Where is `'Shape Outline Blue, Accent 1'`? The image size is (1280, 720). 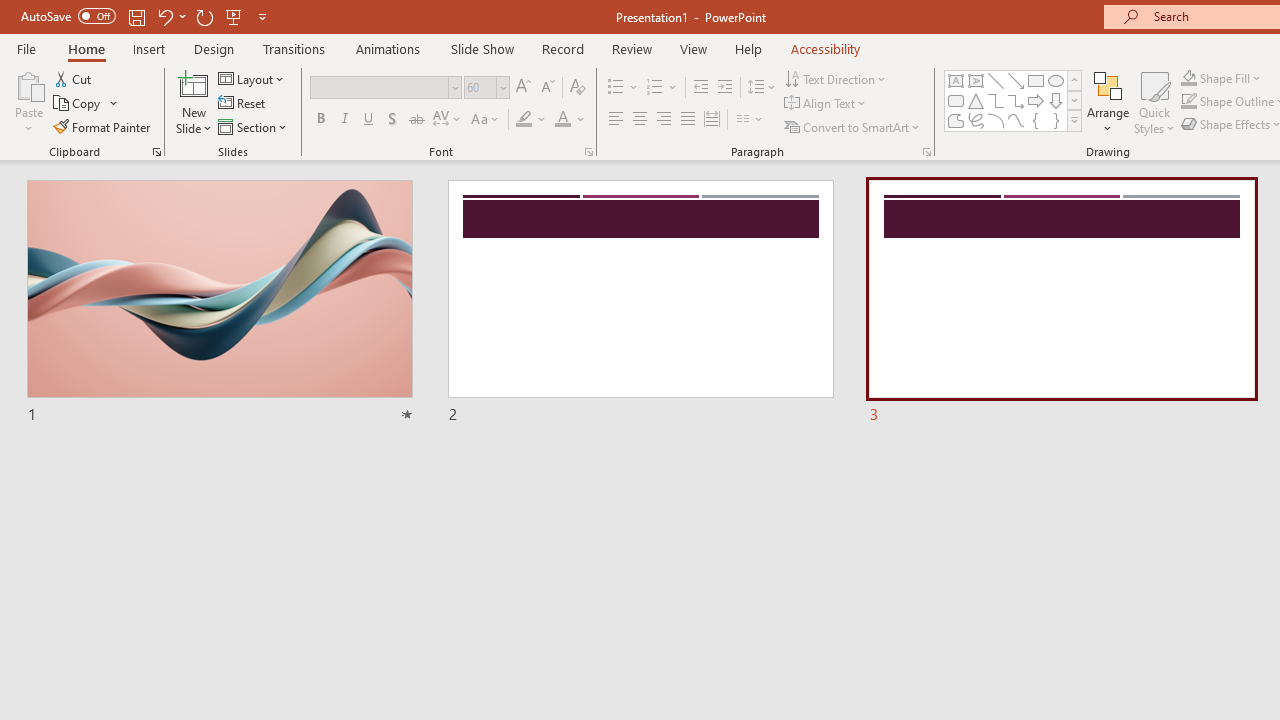 'Shape Outline Blue, Accent 1' is located at coordinates (1189, 101).